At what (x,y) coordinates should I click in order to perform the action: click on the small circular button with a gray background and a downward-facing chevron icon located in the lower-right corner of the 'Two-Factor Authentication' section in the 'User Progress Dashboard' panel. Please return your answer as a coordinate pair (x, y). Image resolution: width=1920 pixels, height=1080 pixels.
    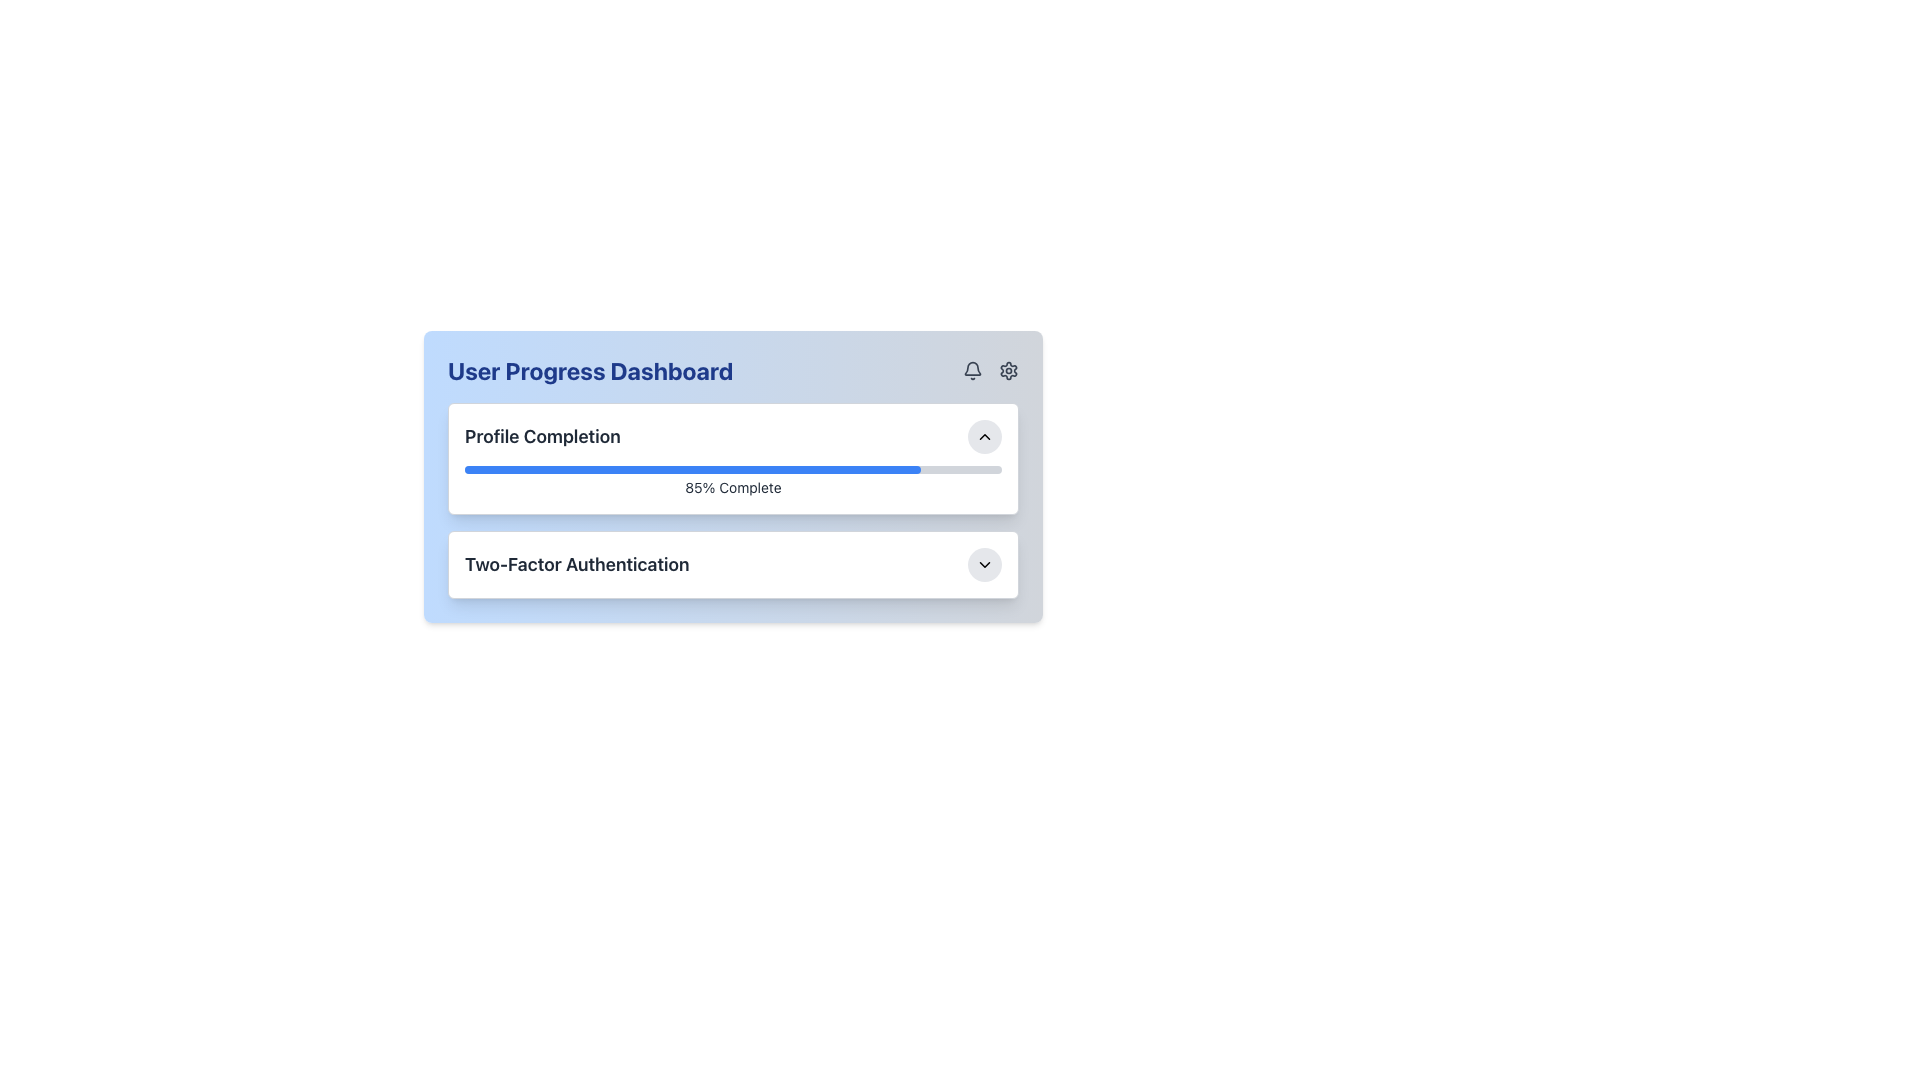
    Looking at the image, I should click on (984, 564).